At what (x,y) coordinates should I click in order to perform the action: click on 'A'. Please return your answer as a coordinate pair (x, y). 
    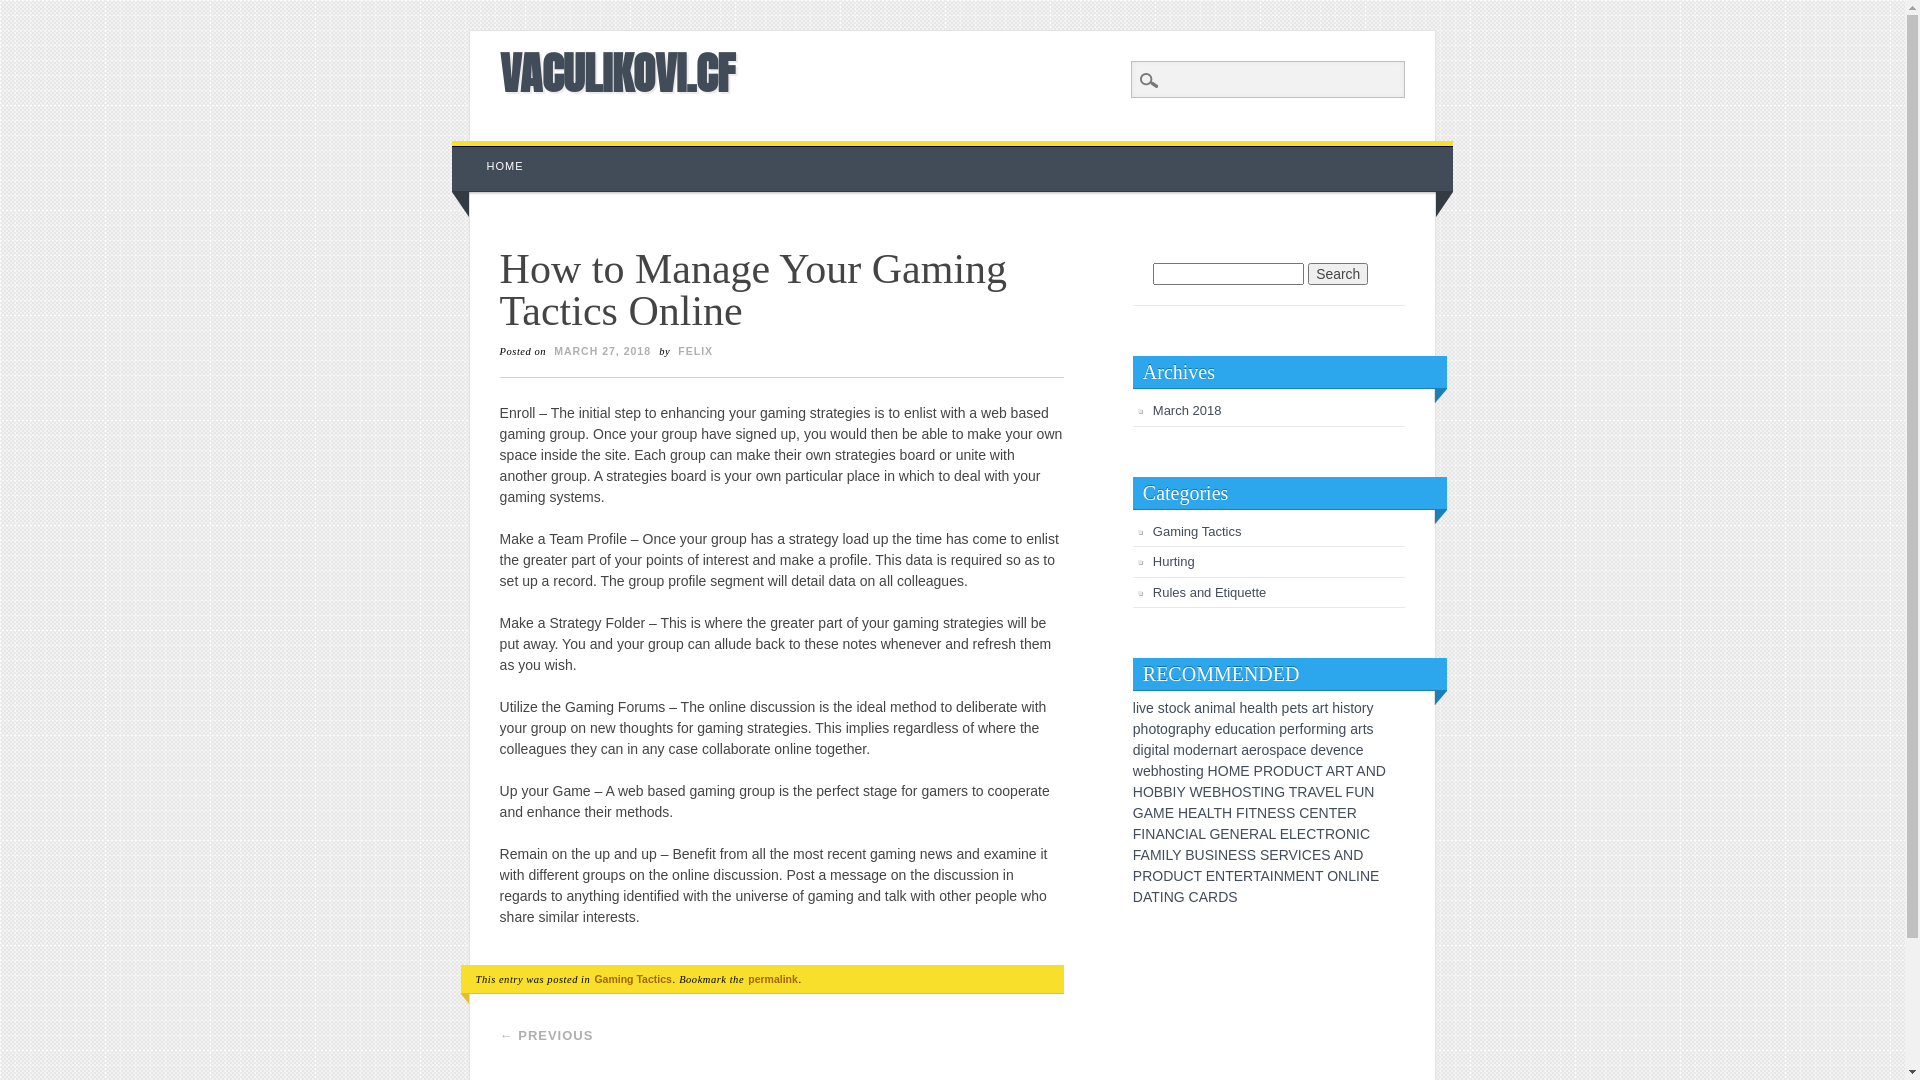
    Looking at the image, I should click on (1310, 790).